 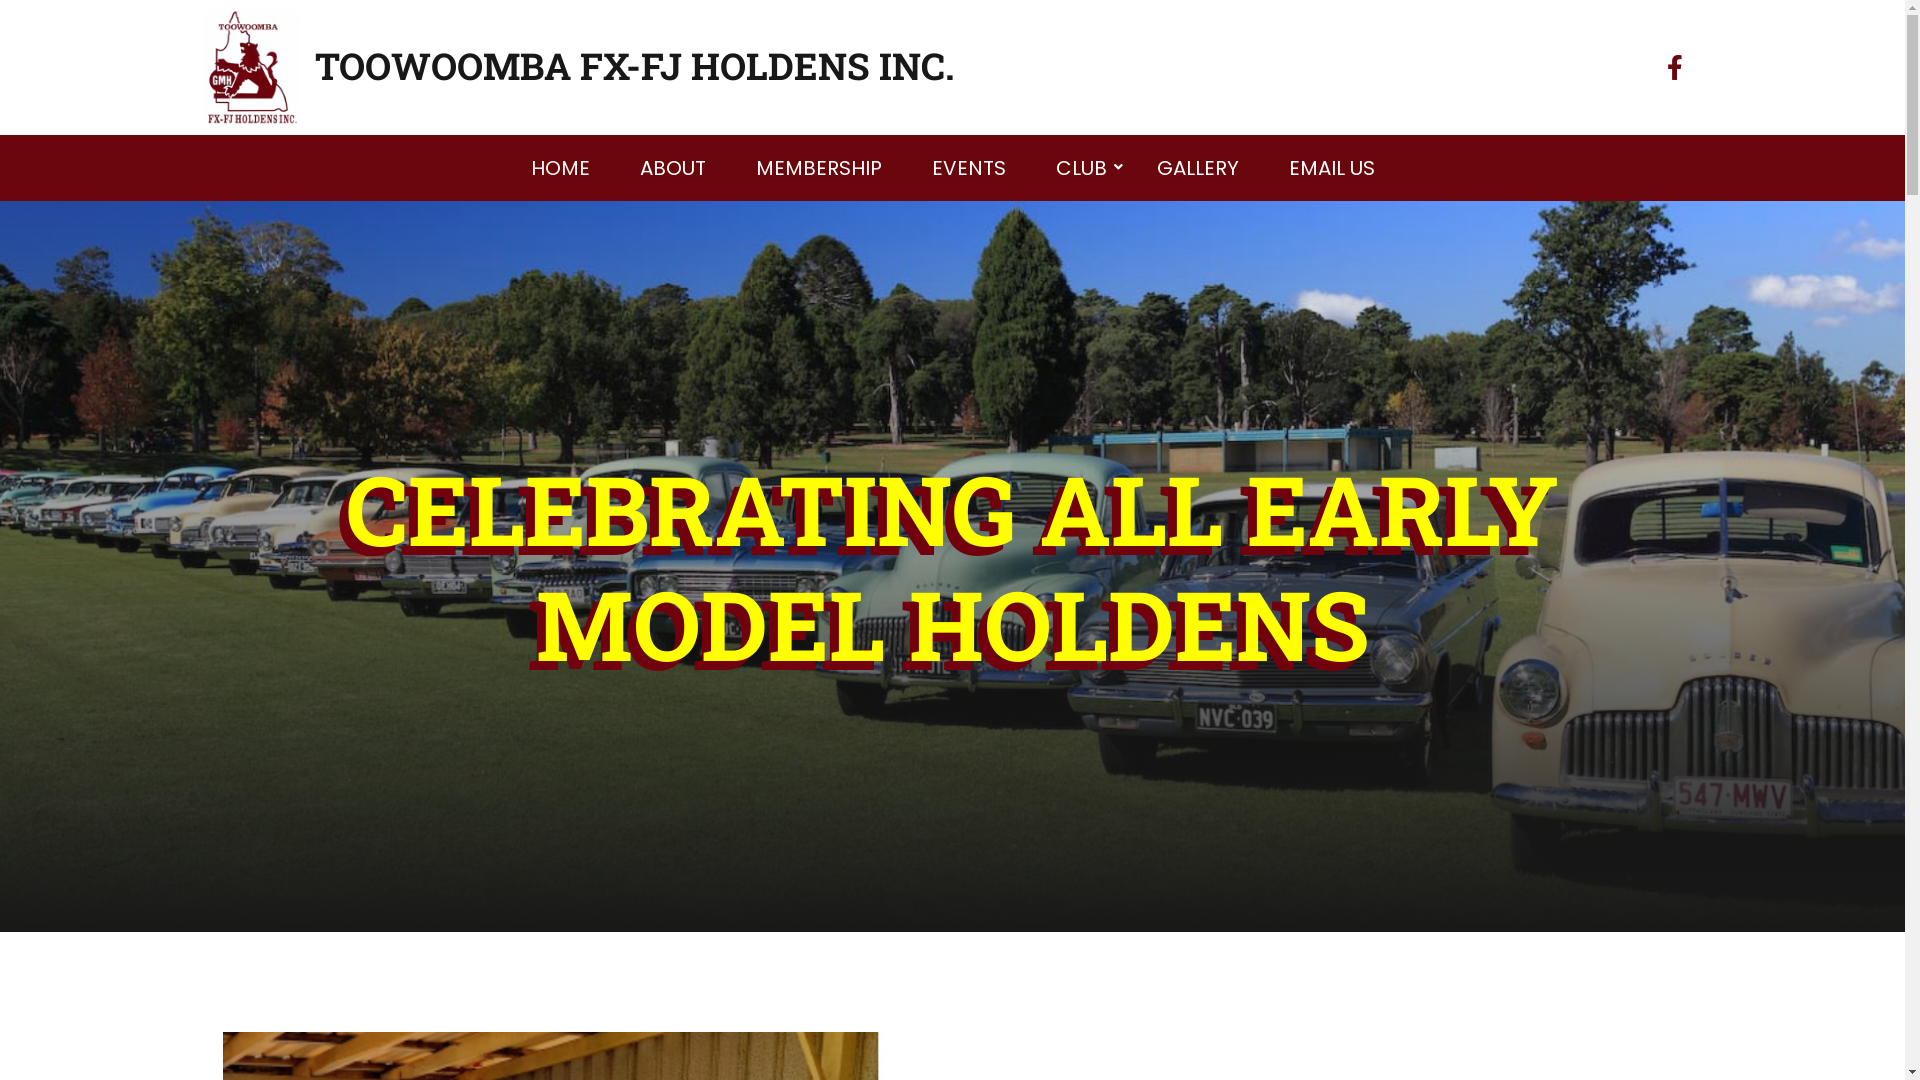 What do you see at coordinates (1079, 167) in the screenshot?
I see `'CLUB'` at bounding box center [1079, 167].